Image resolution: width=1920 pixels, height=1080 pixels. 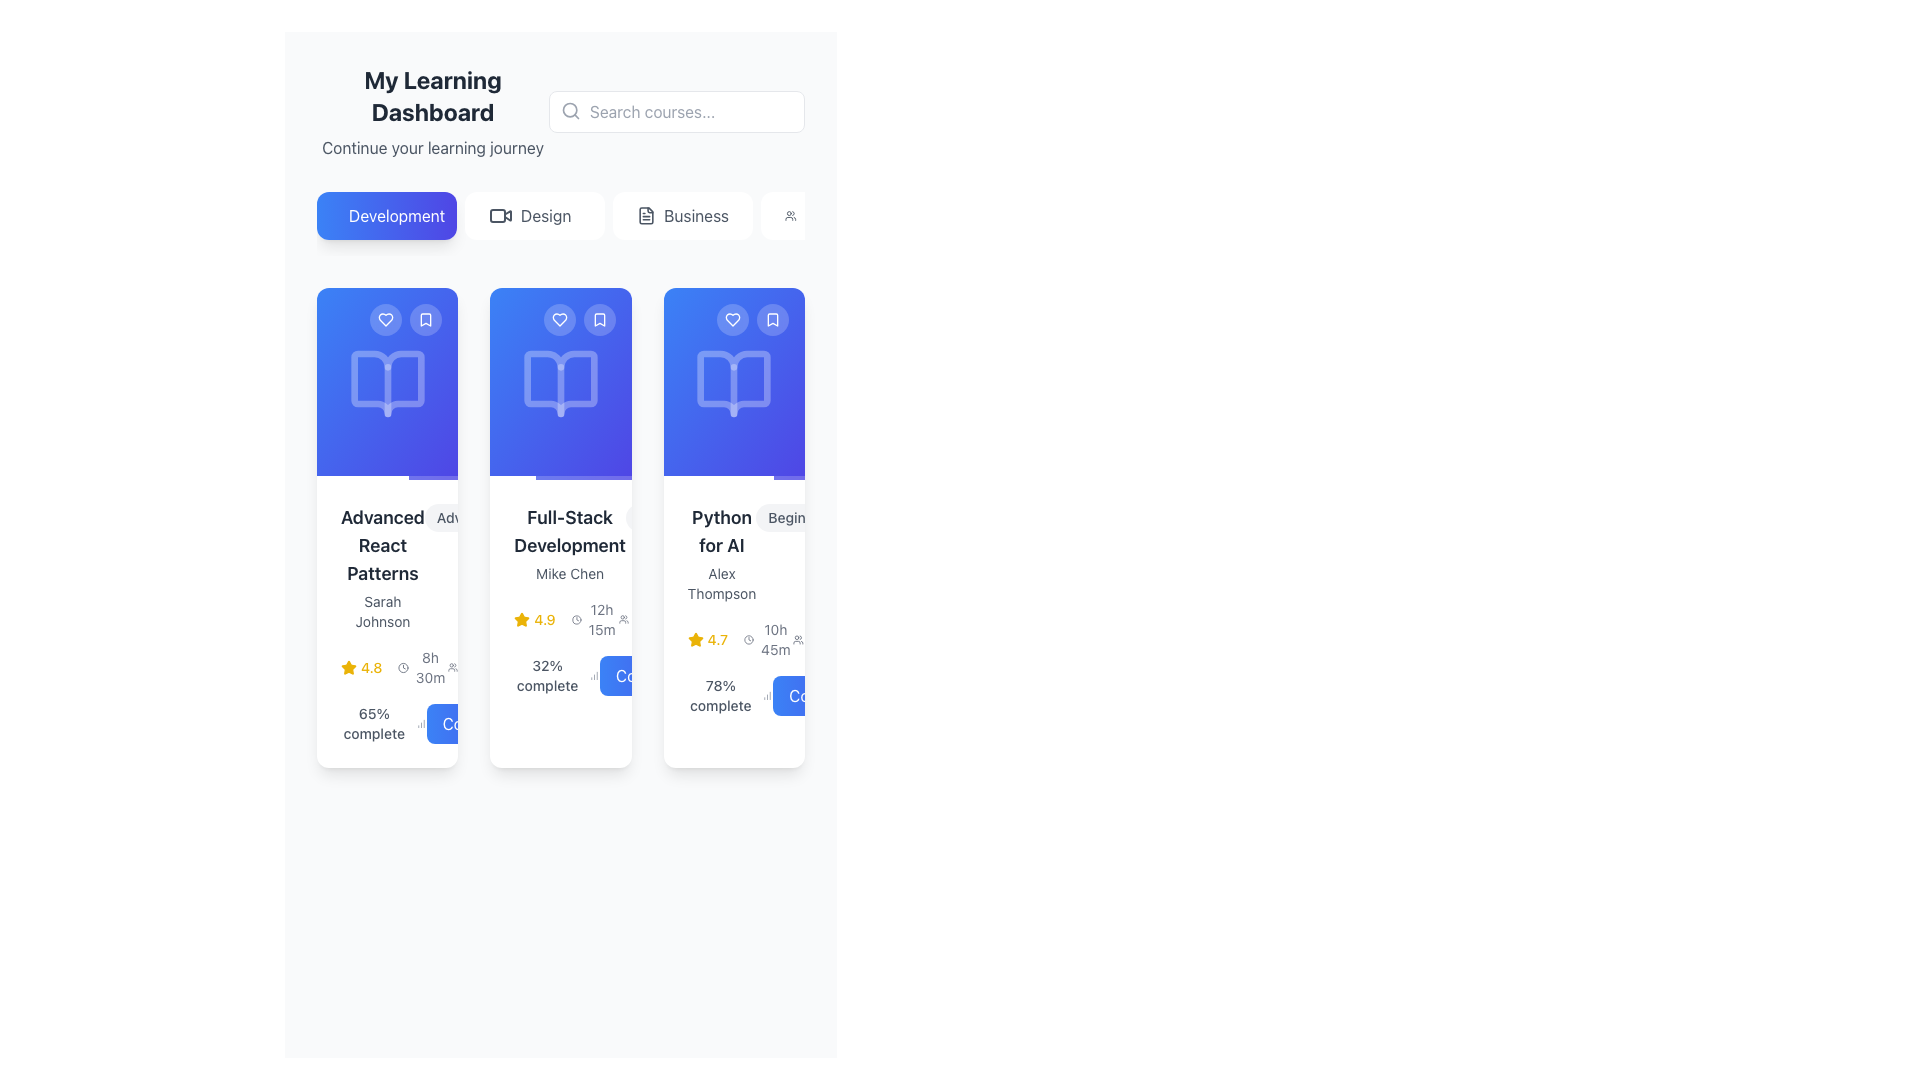 I want to click on the text label that serves as the title of the course or content in the first card of the horizontally aligned card group, located above 'Sarah Johnson' and below the book icon, so click(x=382, y=546).